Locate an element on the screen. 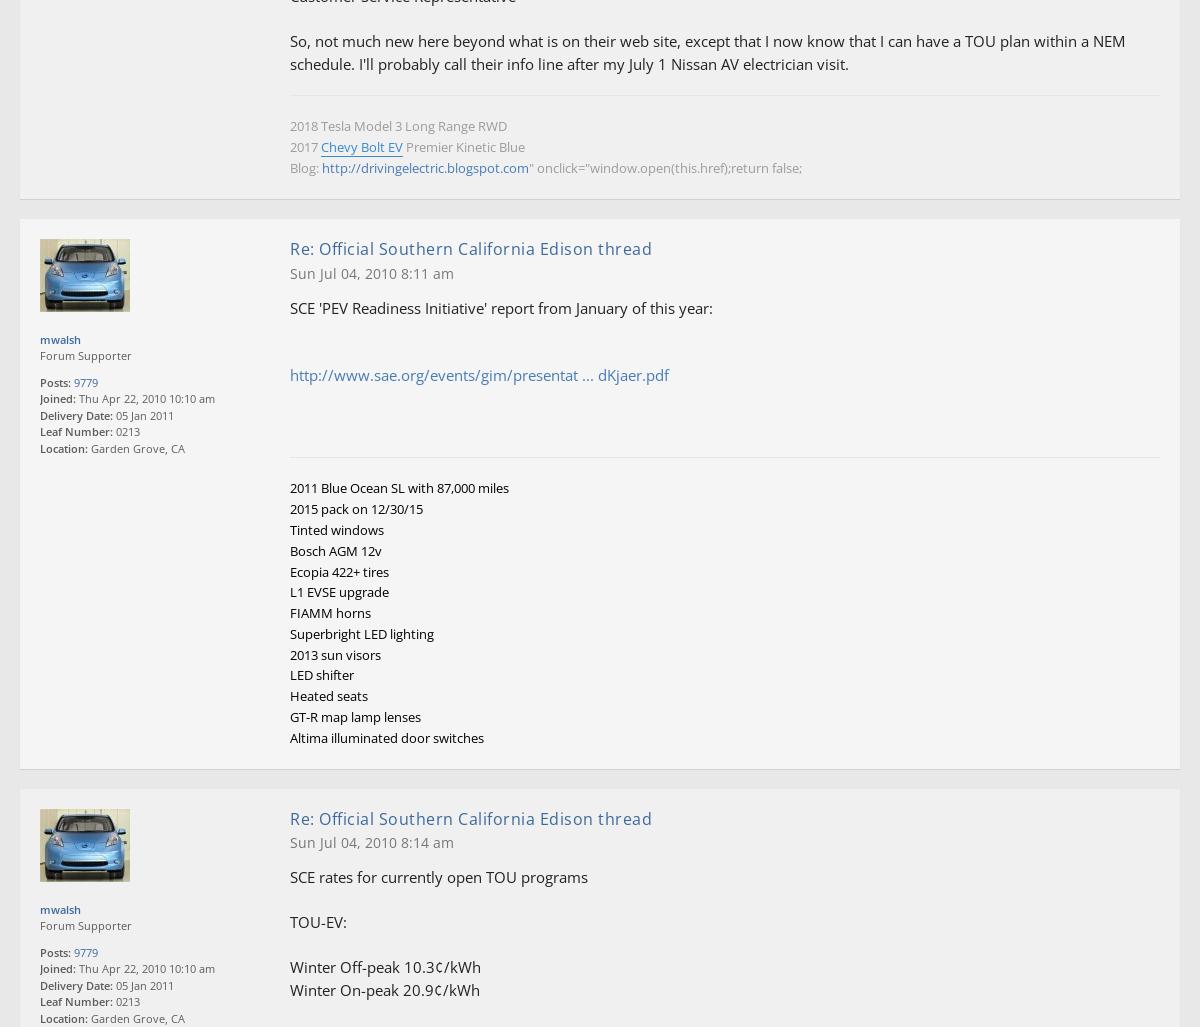 Image resolution: width=1200 pixels, height=1027 pixels. 'Heated seats' is located at coordinates (329, 695).